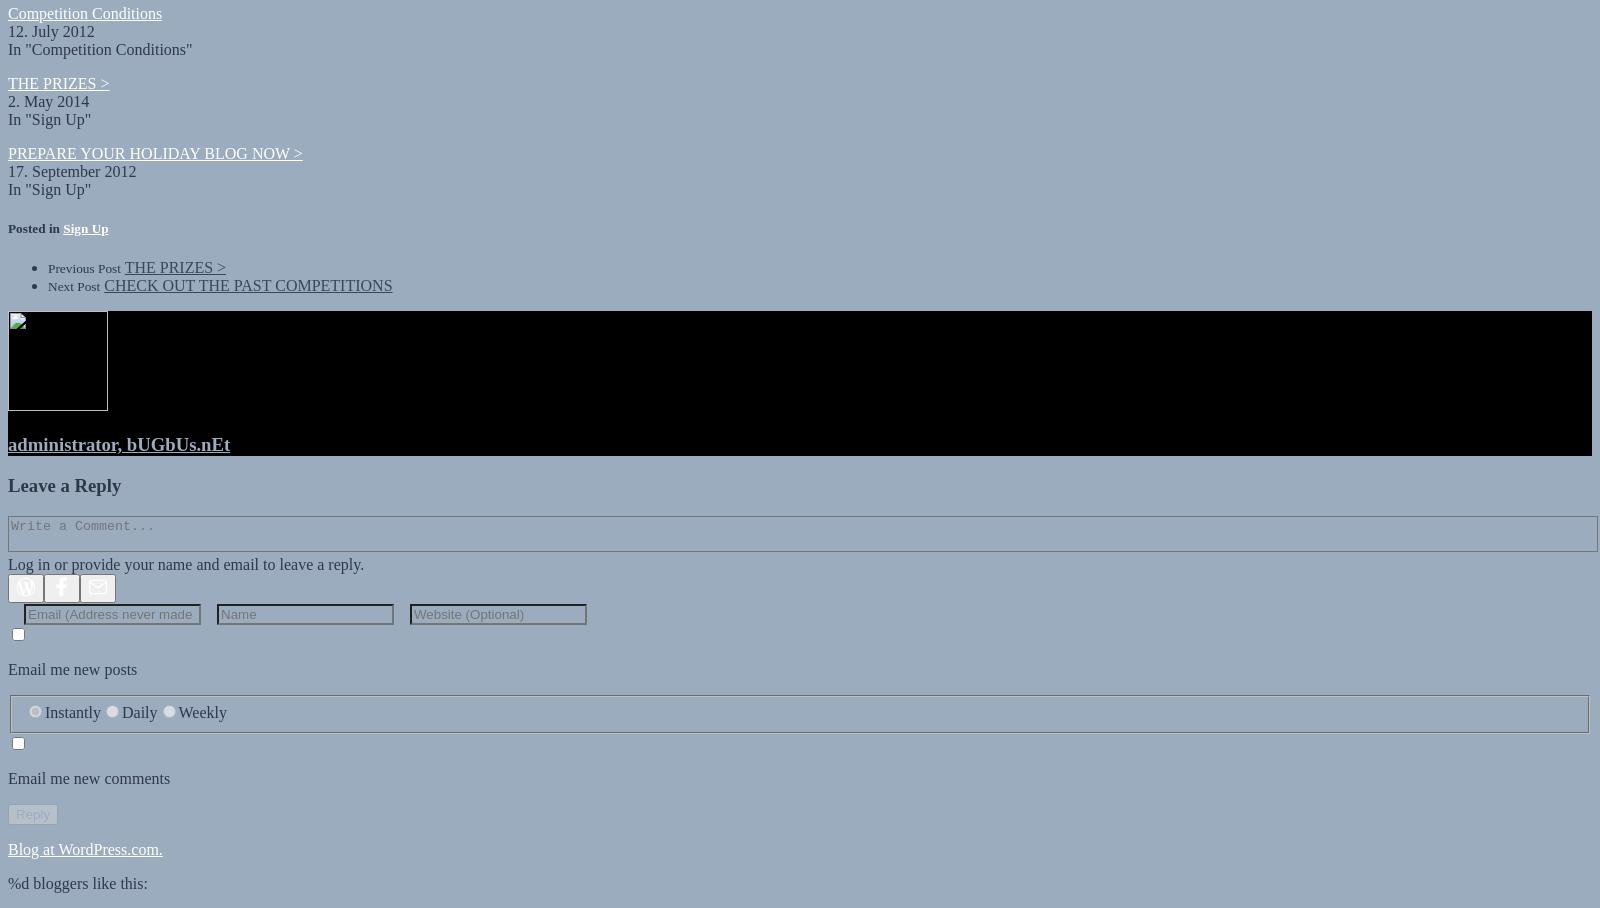 This screenshot has height=908, width=1600. I want to click on 'bloggers like this:', so click(27, 864).